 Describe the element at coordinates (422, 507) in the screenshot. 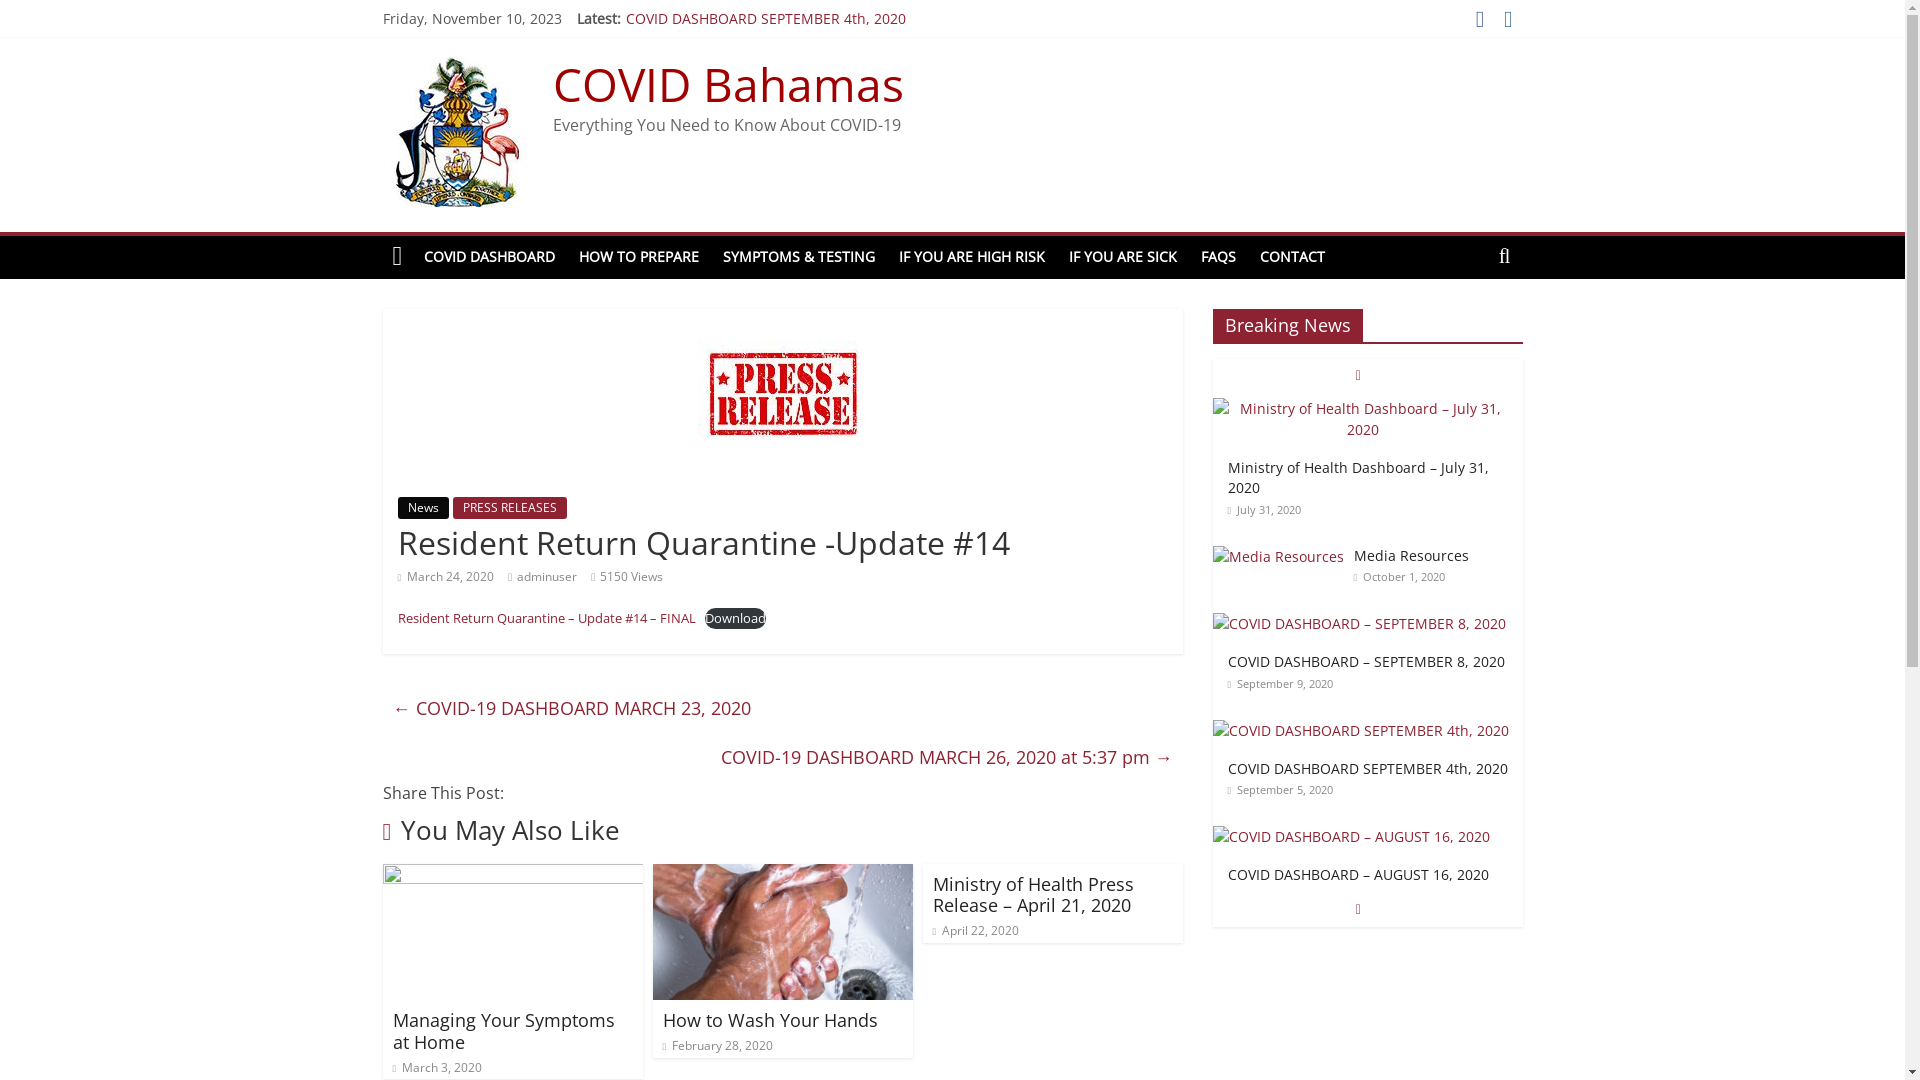

I see `'News'` at that location.